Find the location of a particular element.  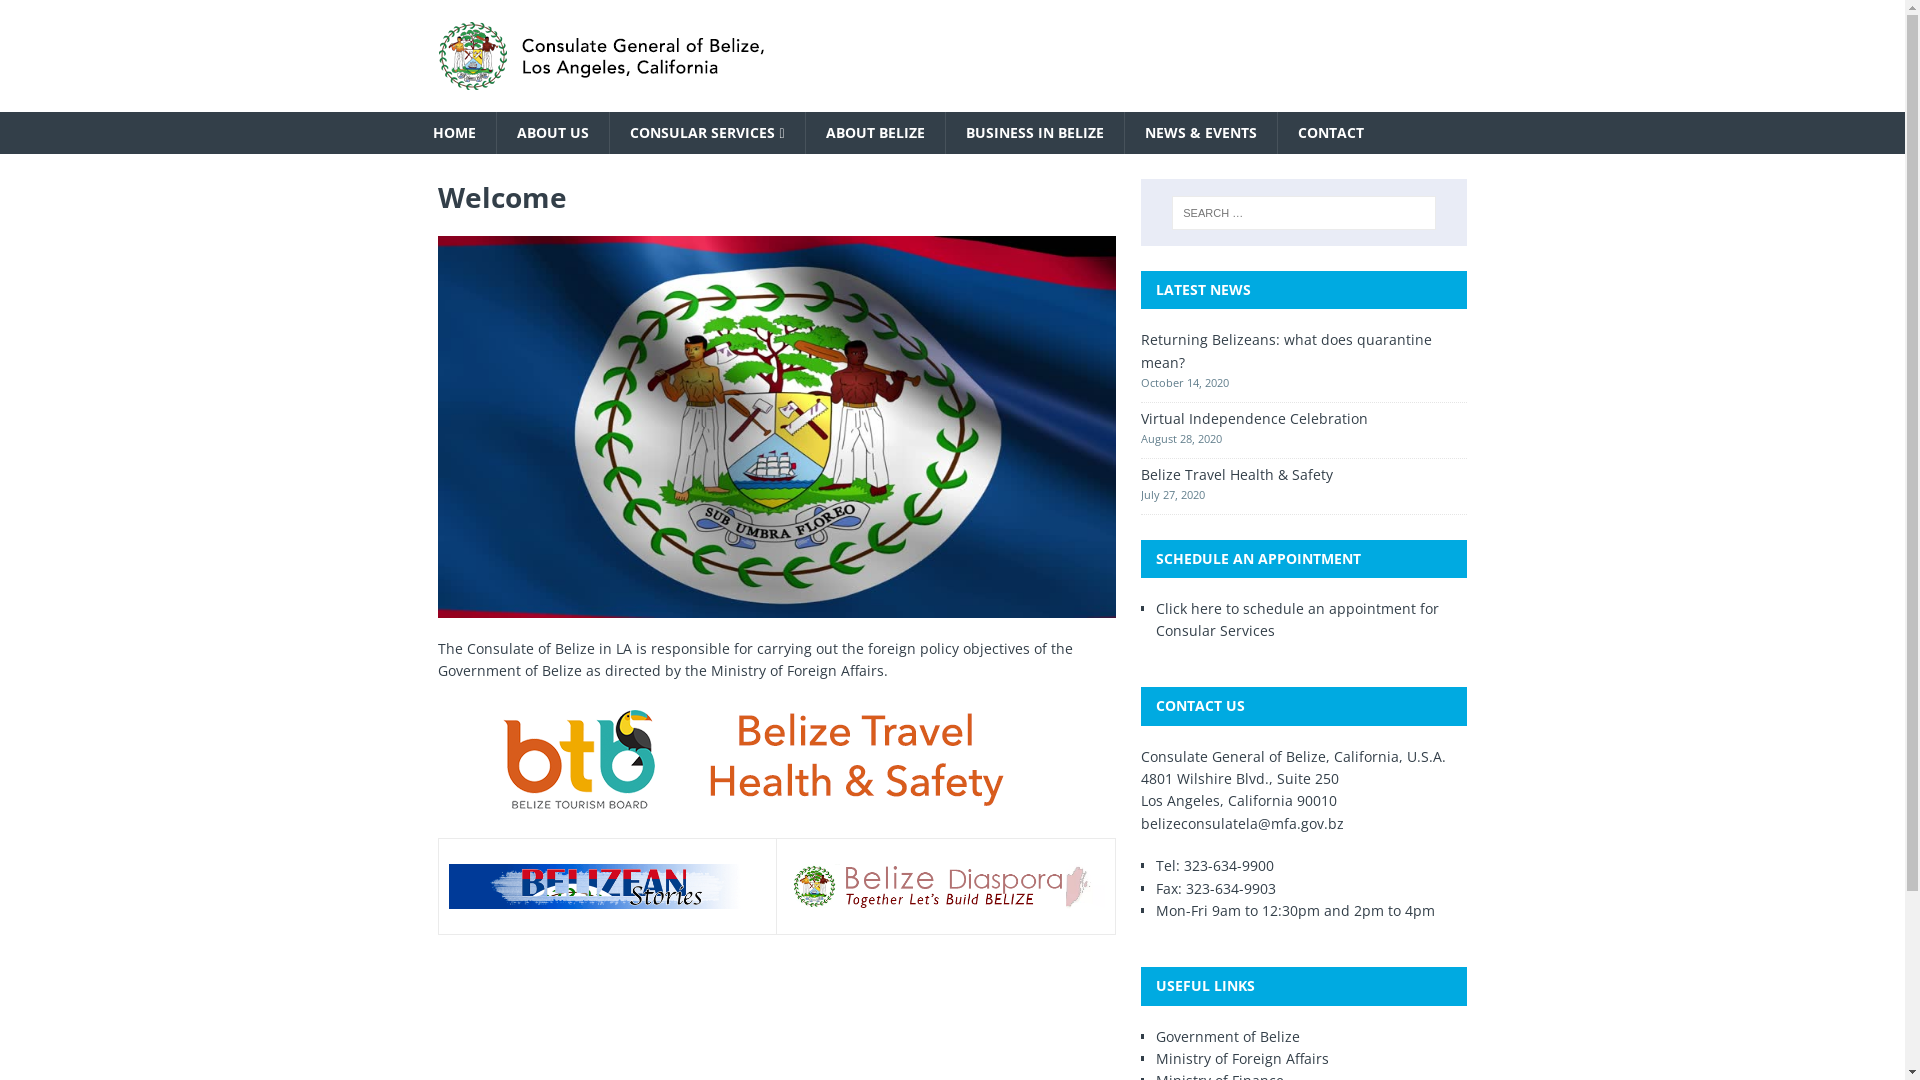

'Belize Travel Health & Safety' is located at coordinates (1236, 474).